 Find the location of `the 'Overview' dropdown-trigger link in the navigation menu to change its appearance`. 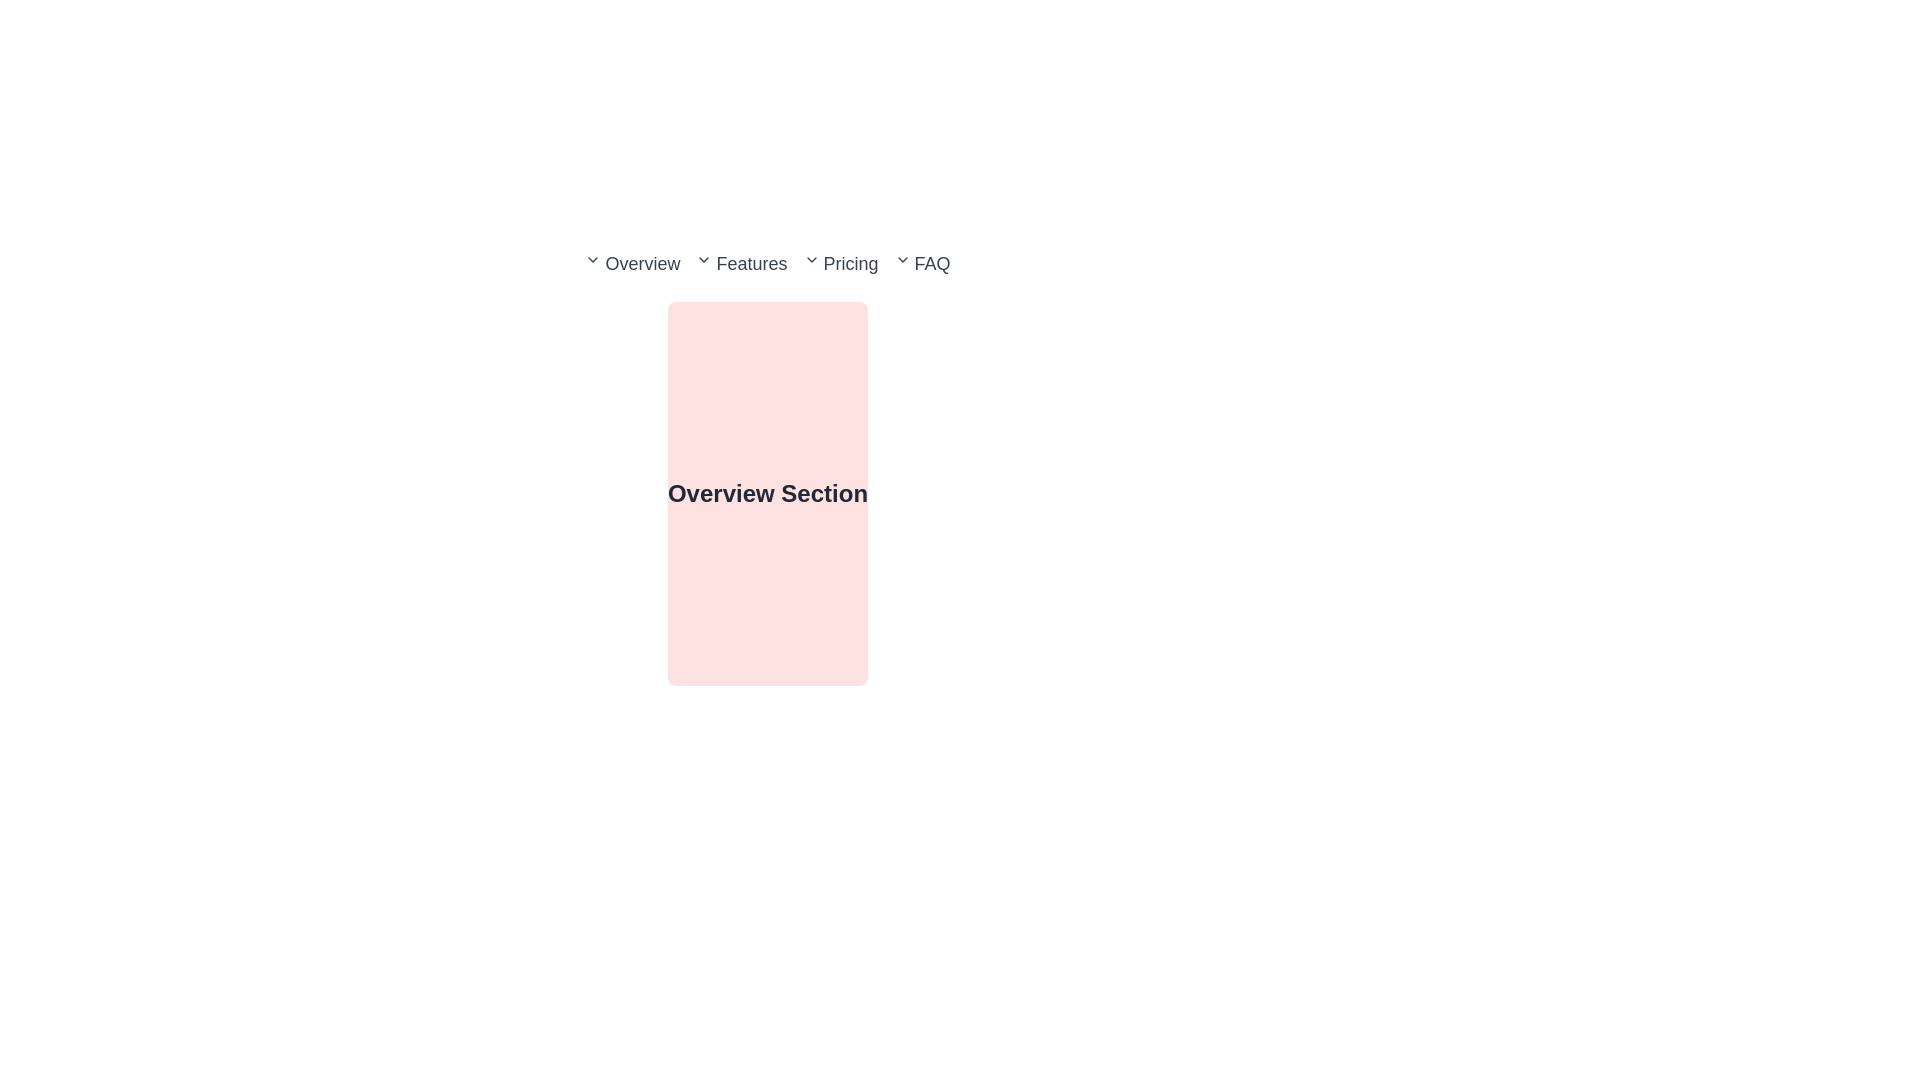

the 'Overview' dropdown-trigger link in the navigation menu to change its appearance is located at coordinates (632, 262).